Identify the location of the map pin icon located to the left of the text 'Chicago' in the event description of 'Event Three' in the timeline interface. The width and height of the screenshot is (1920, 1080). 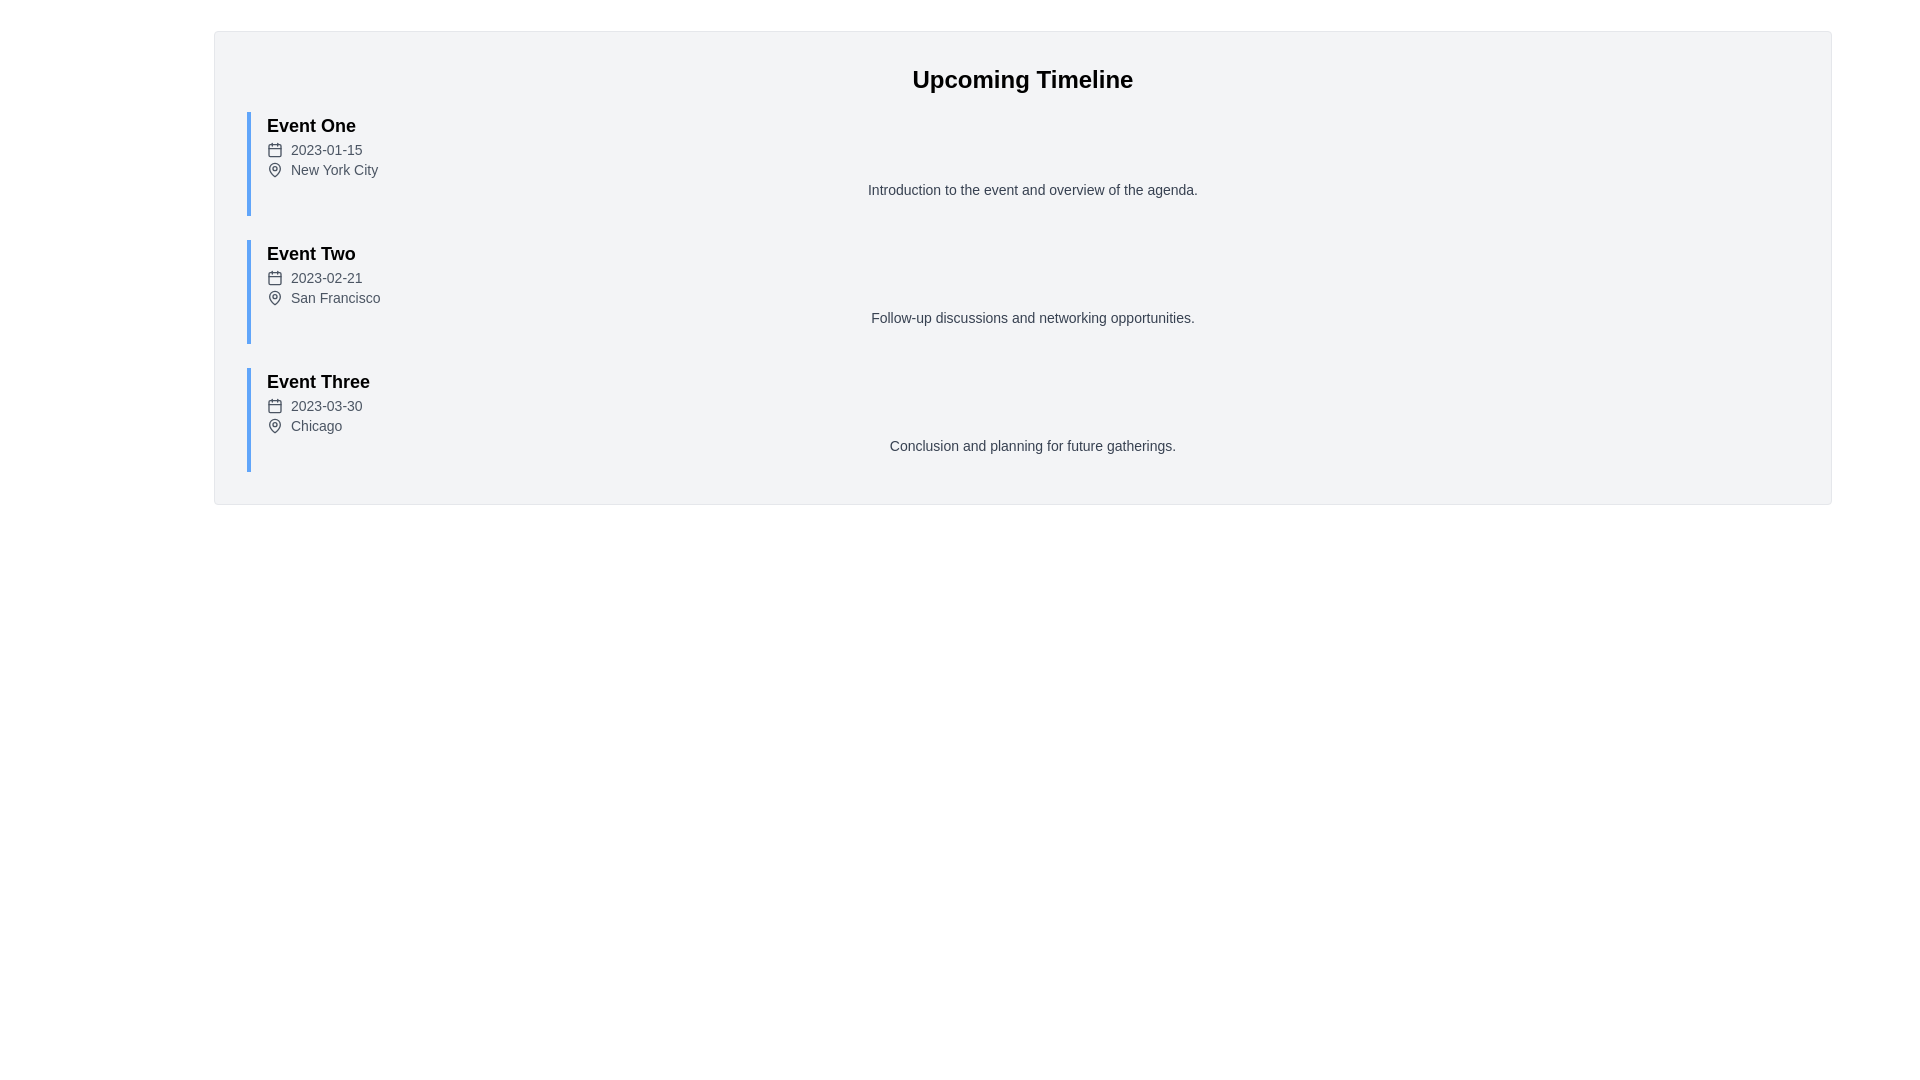
(273, 424).